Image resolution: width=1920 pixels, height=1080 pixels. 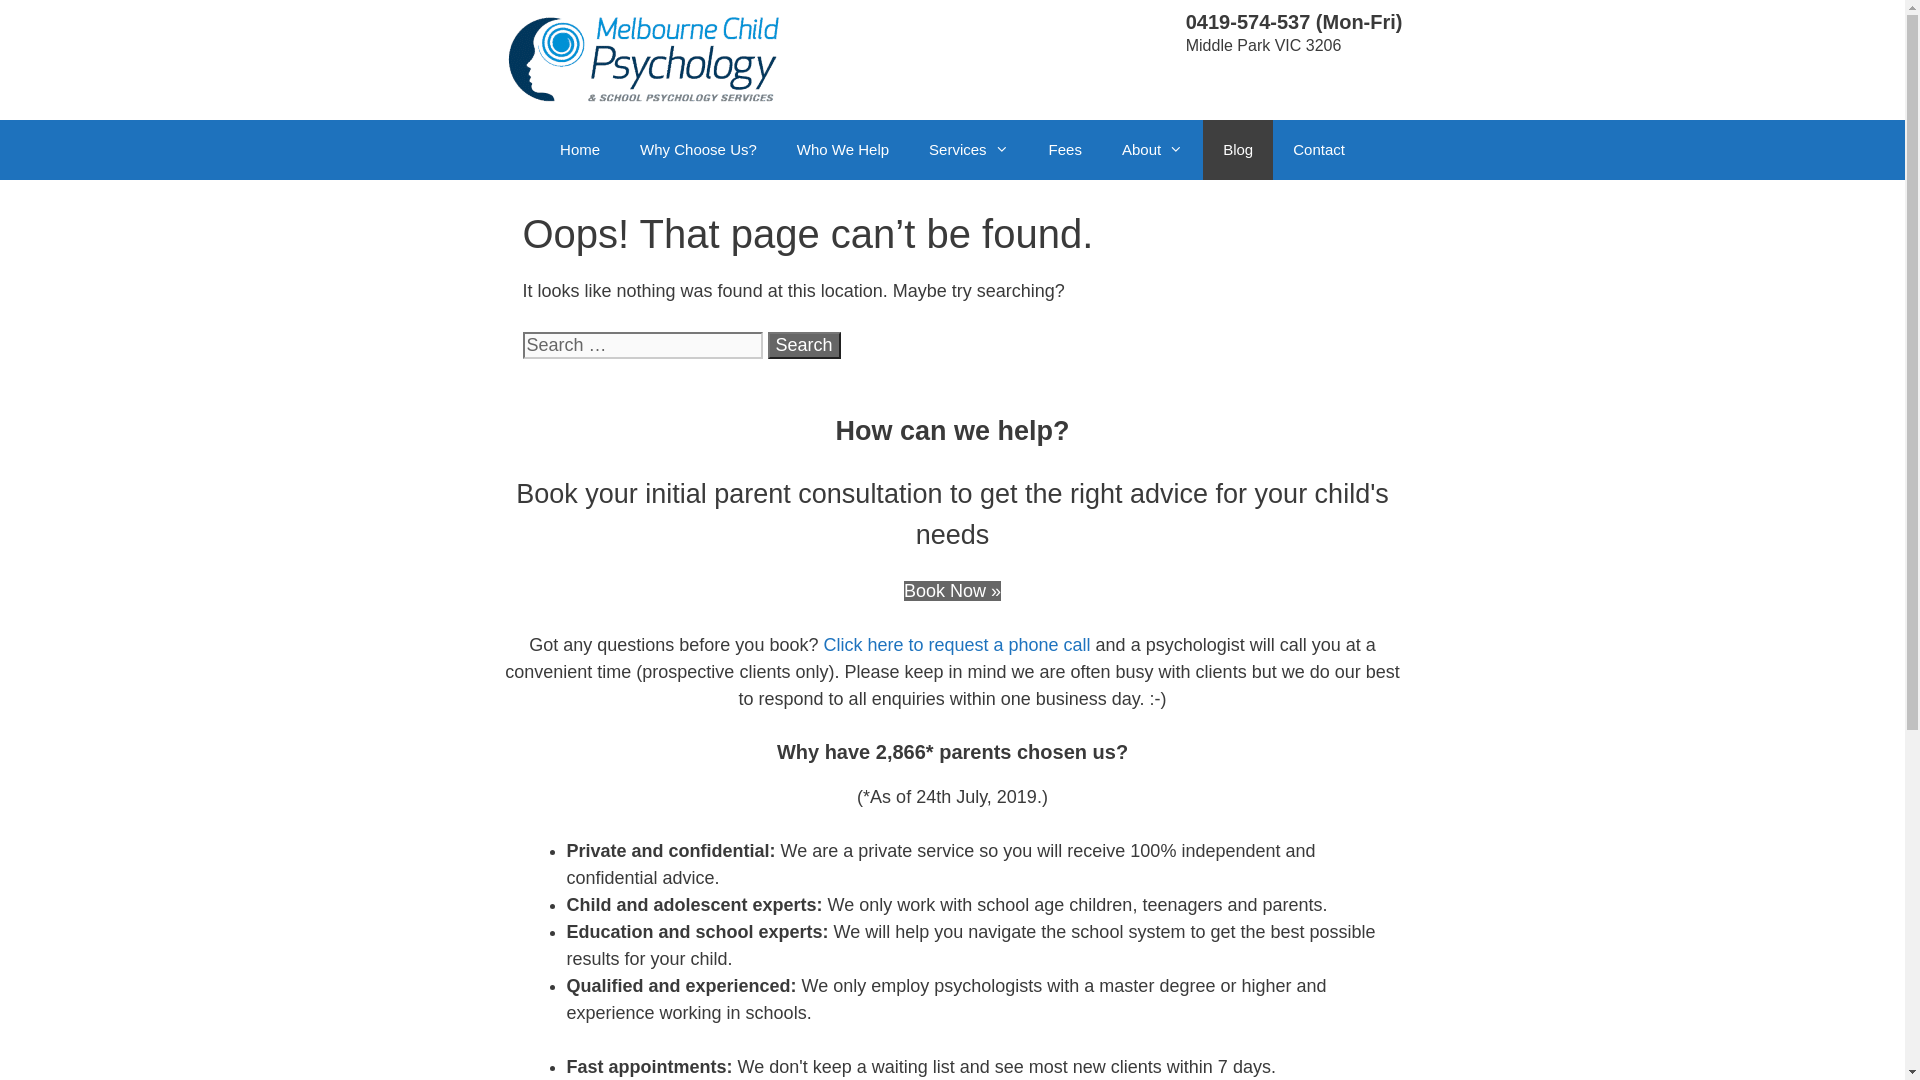 What do you see at coordinates (1247, 22) in the screenshot?
I see `'0419-574-537'` at bounding box center [1247, 22].